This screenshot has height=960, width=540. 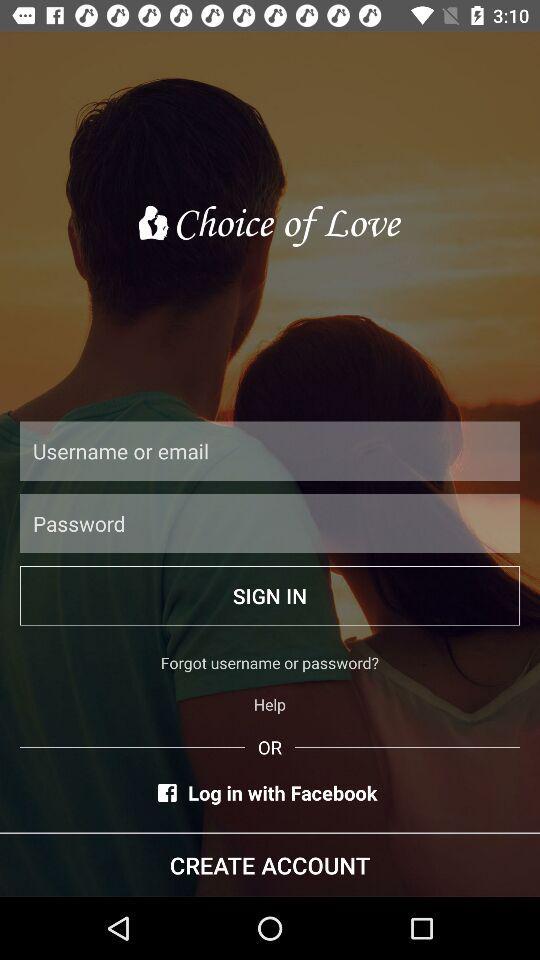 What do you see at coordinates (270, 704) in the screenshot?
I see `icon above or icon` at bounding box center [270, 704].